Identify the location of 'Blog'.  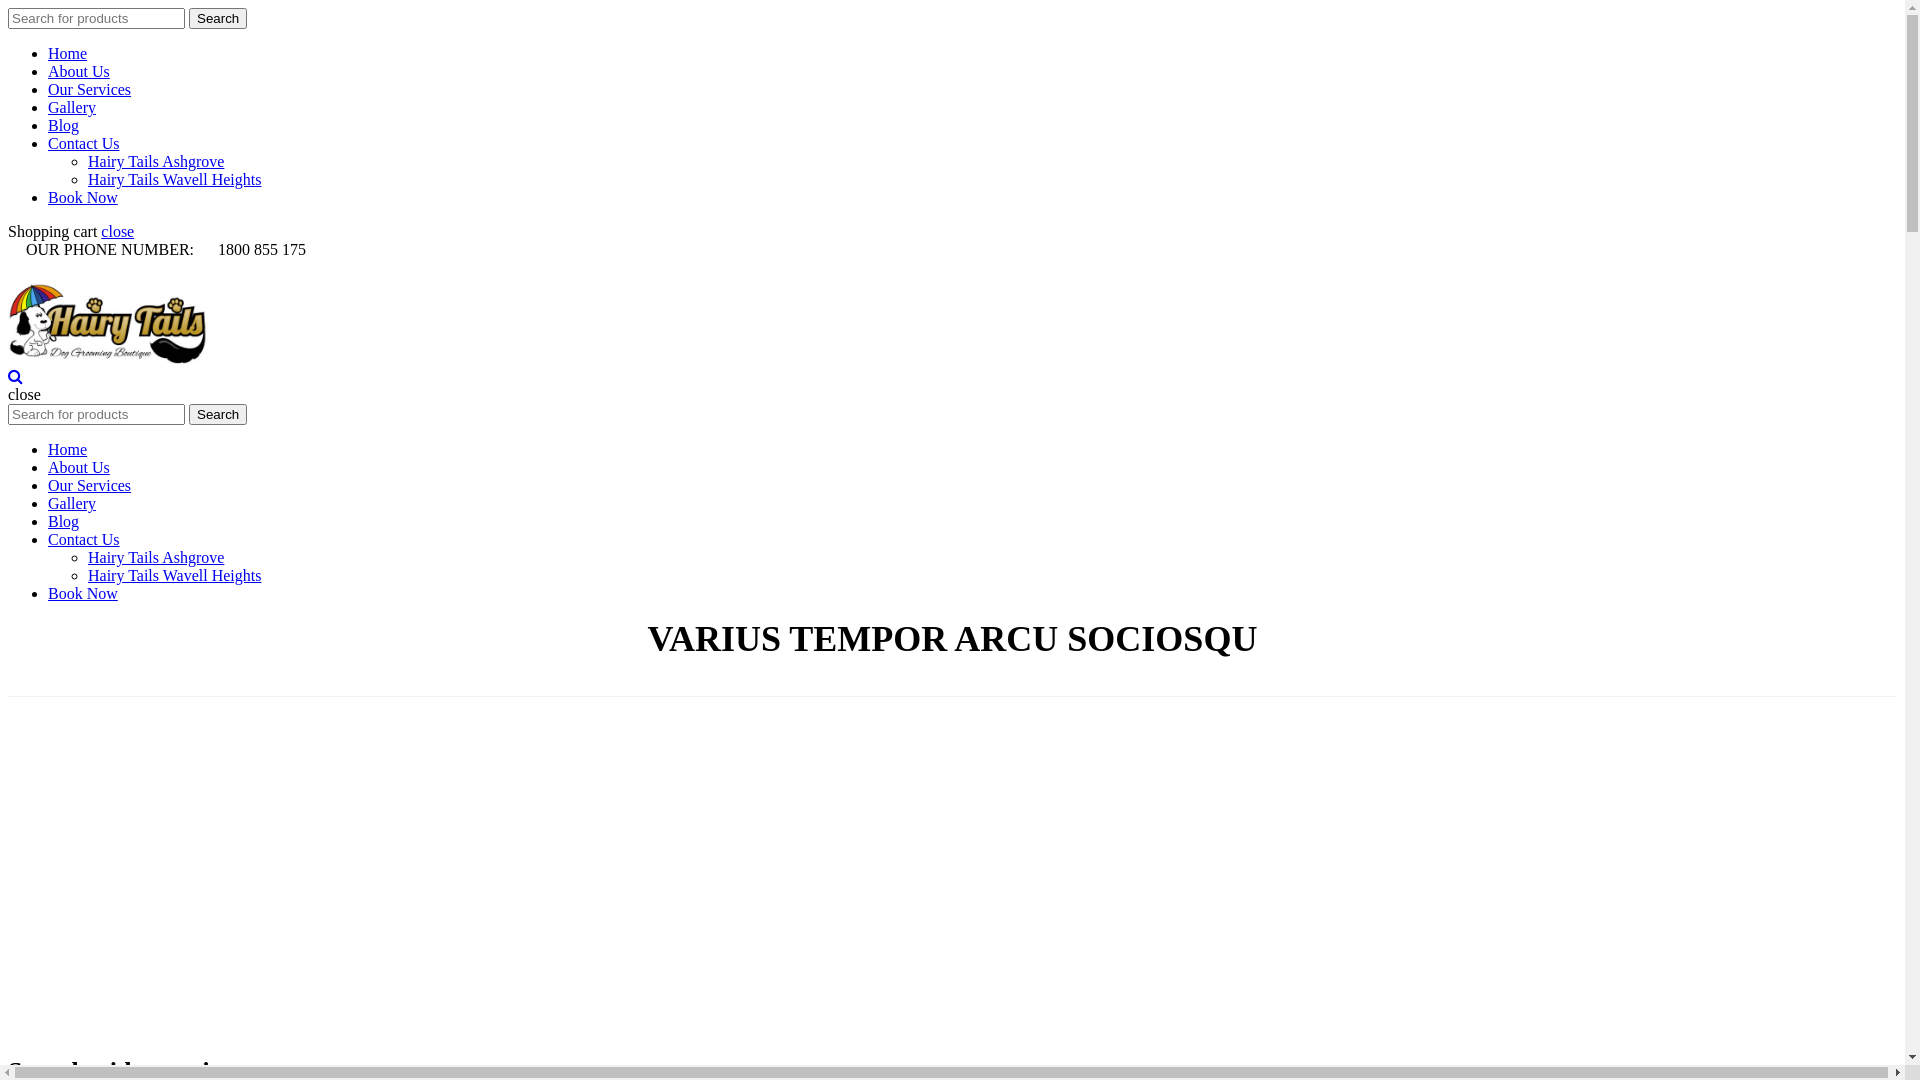
(63, 125).